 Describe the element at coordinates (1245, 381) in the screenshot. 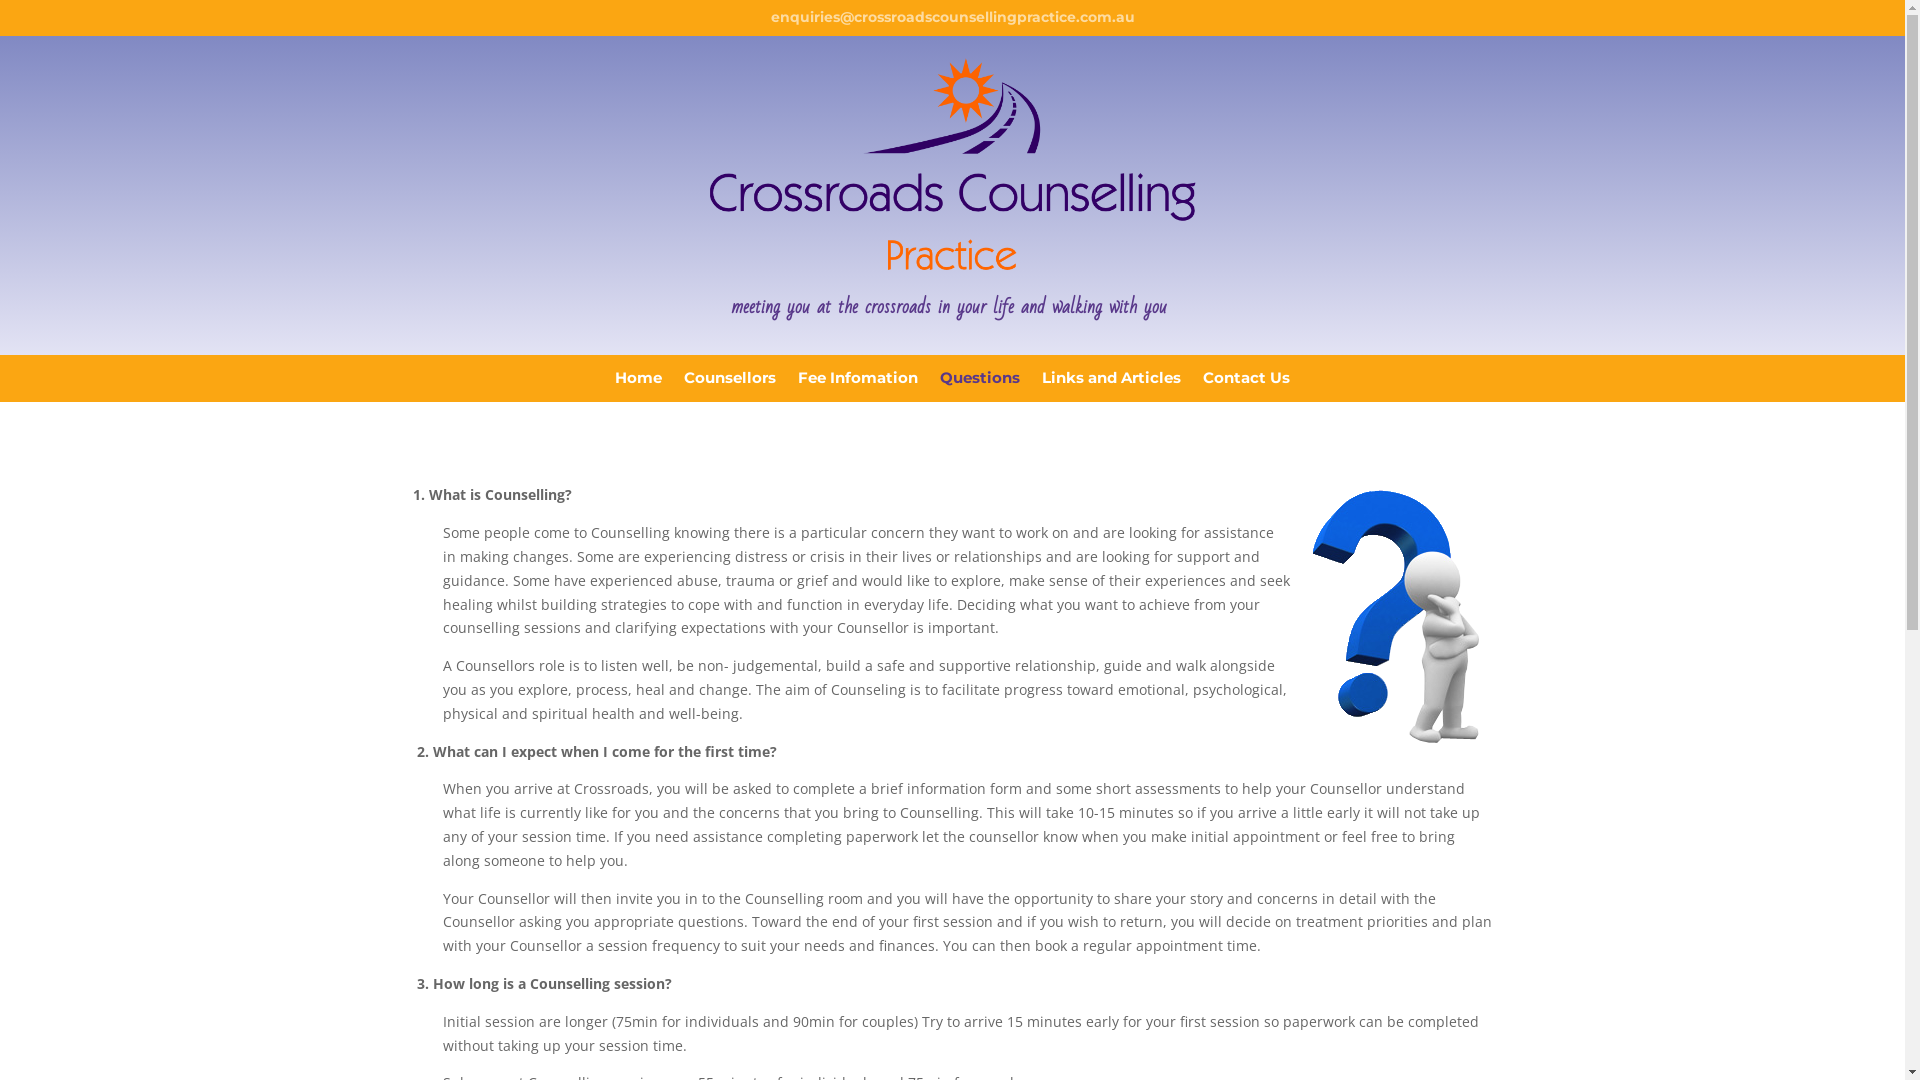

I see `'Contact Us'` at that location.